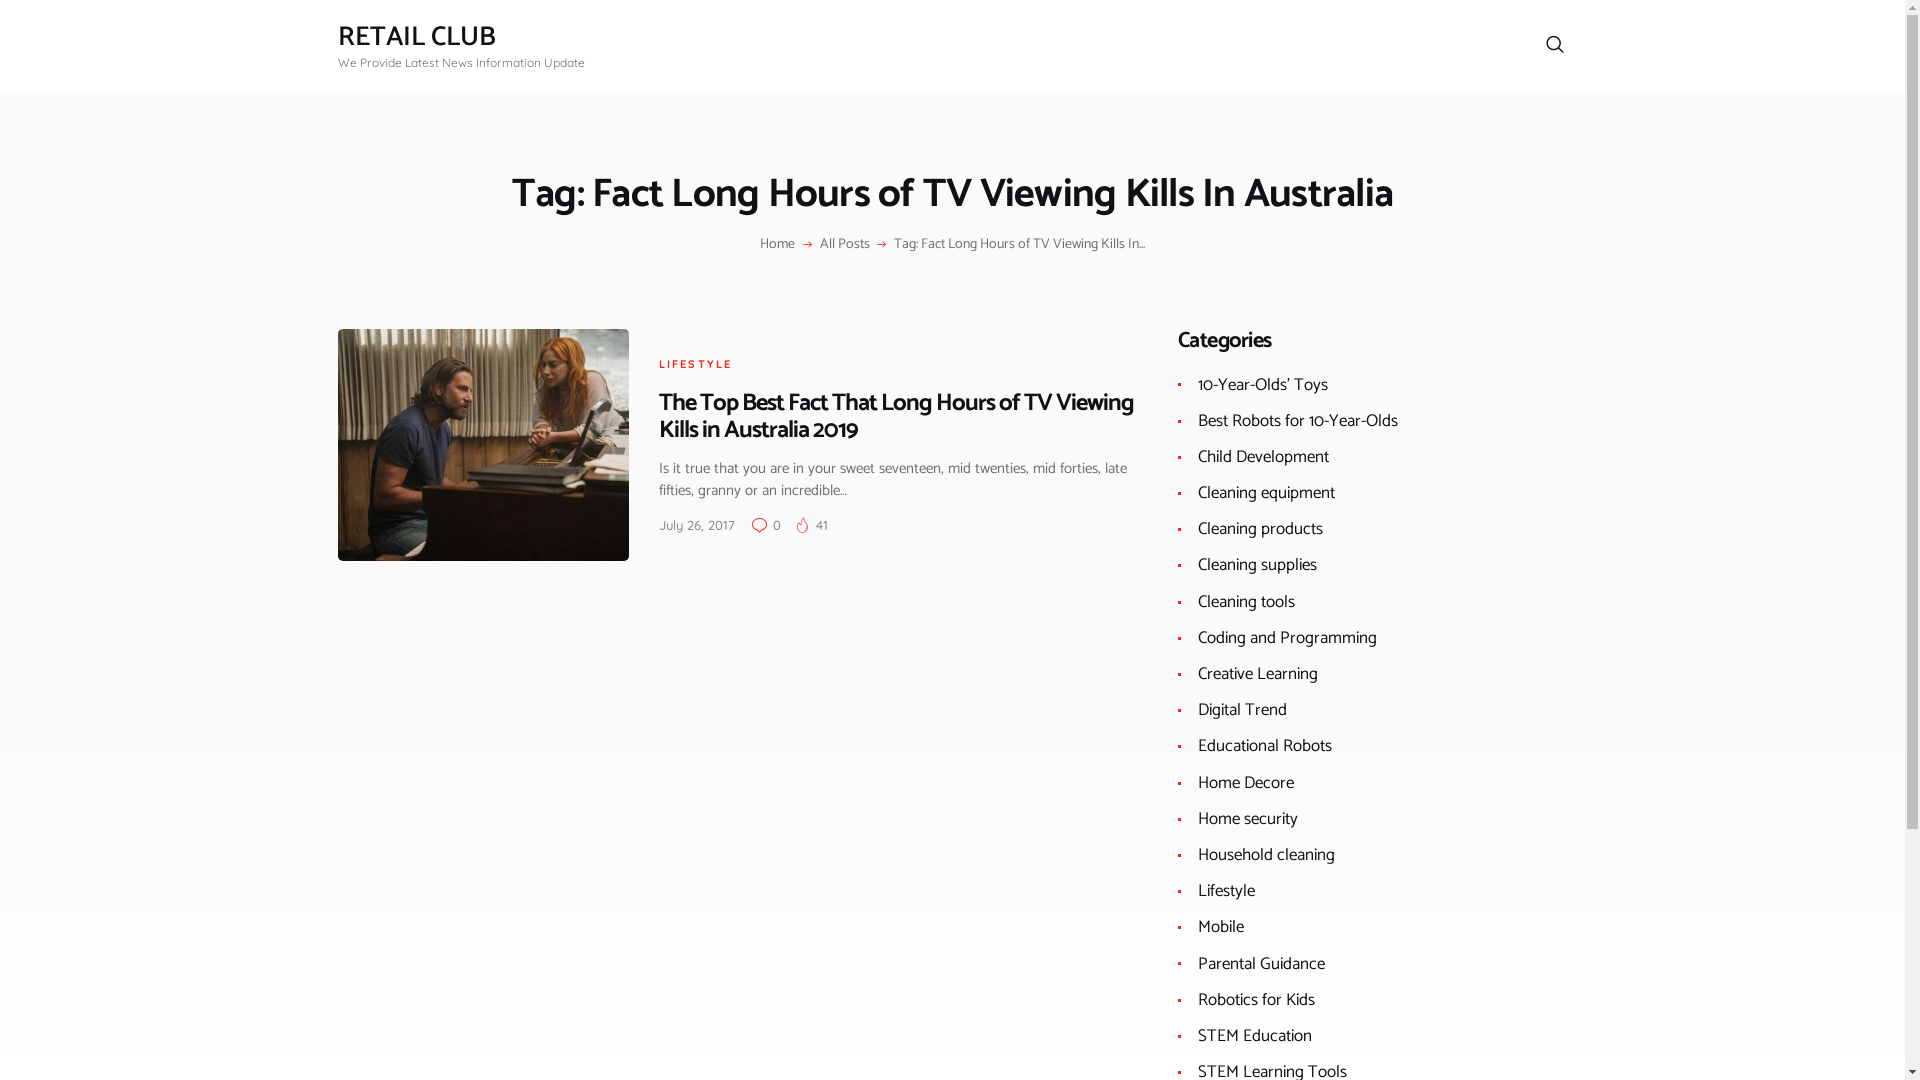 This screenshot has width=1920, height=1080. I want to click on 'Digital Trend', so click(1198, 708).